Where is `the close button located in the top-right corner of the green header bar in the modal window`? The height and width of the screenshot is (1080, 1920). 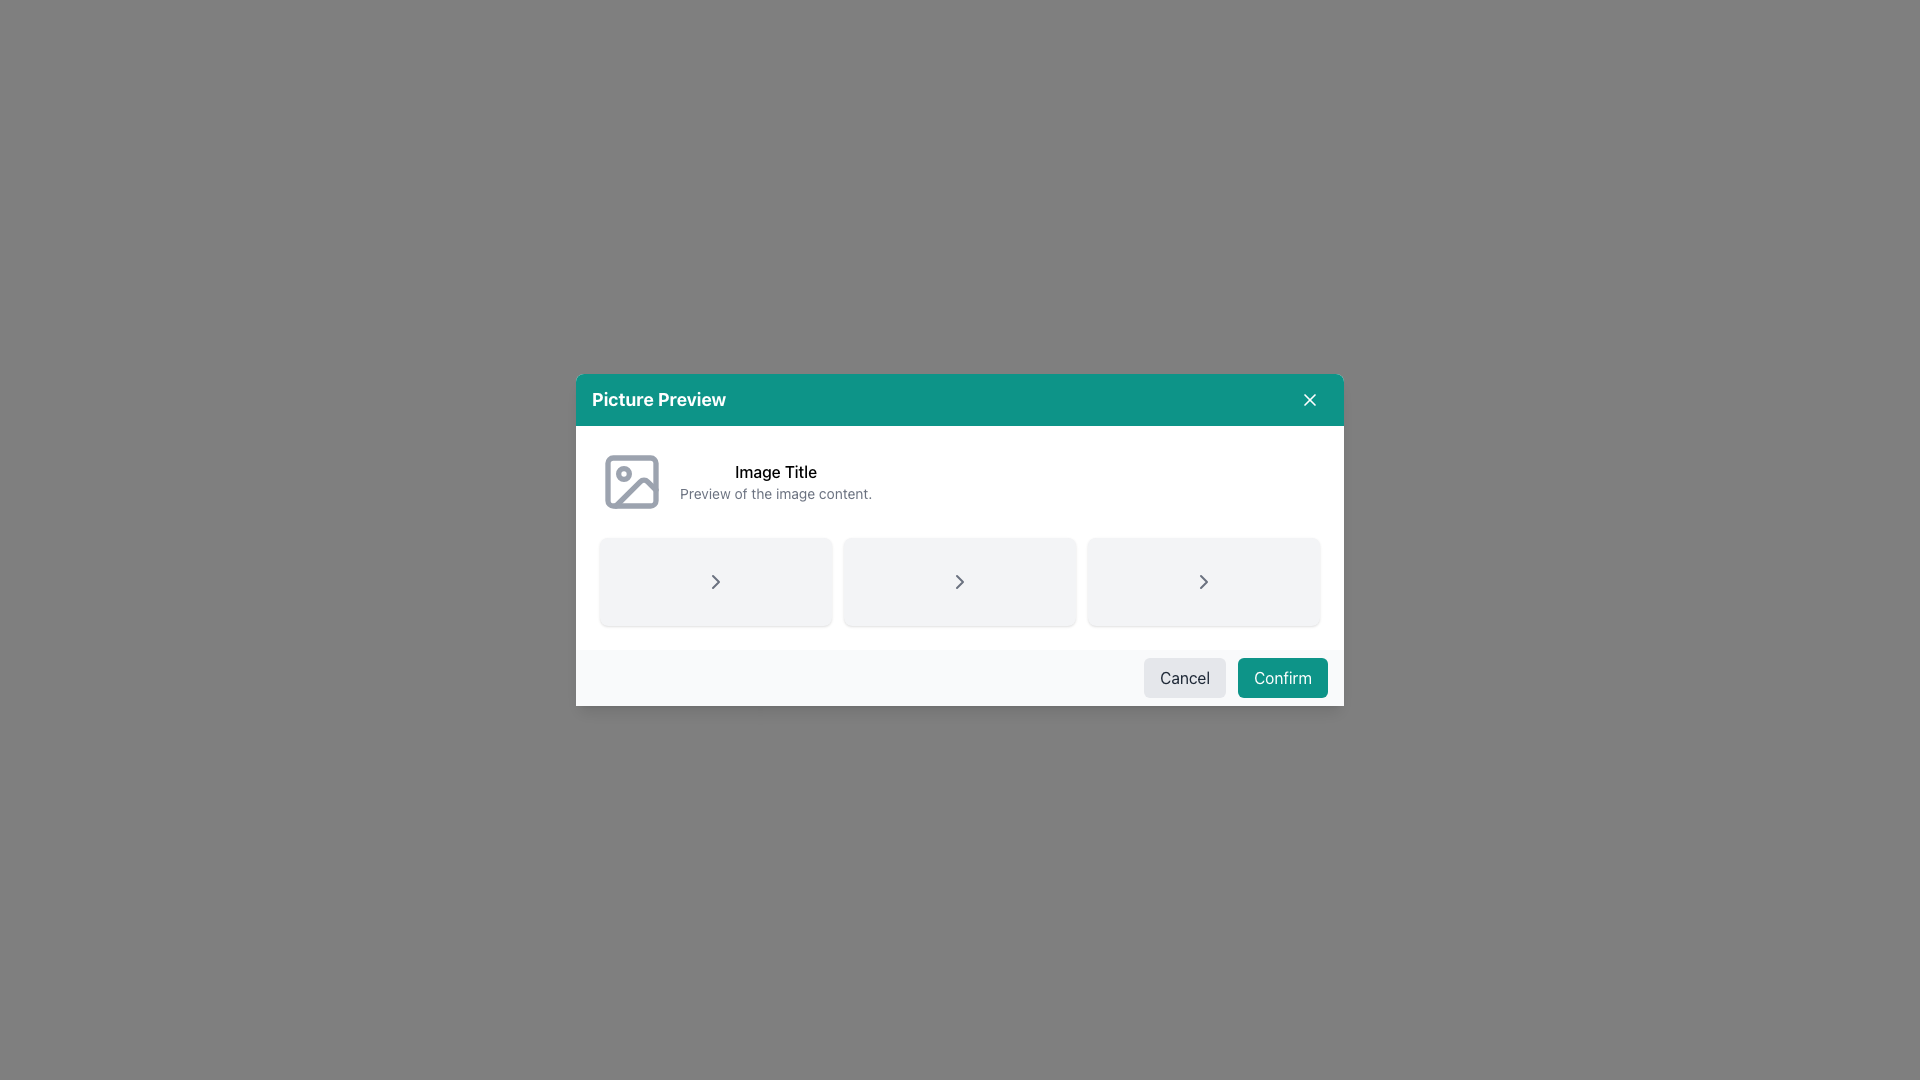
the close button located in the top-right corner of the green header bar in the modal window is located at coordinates (1310, 400).